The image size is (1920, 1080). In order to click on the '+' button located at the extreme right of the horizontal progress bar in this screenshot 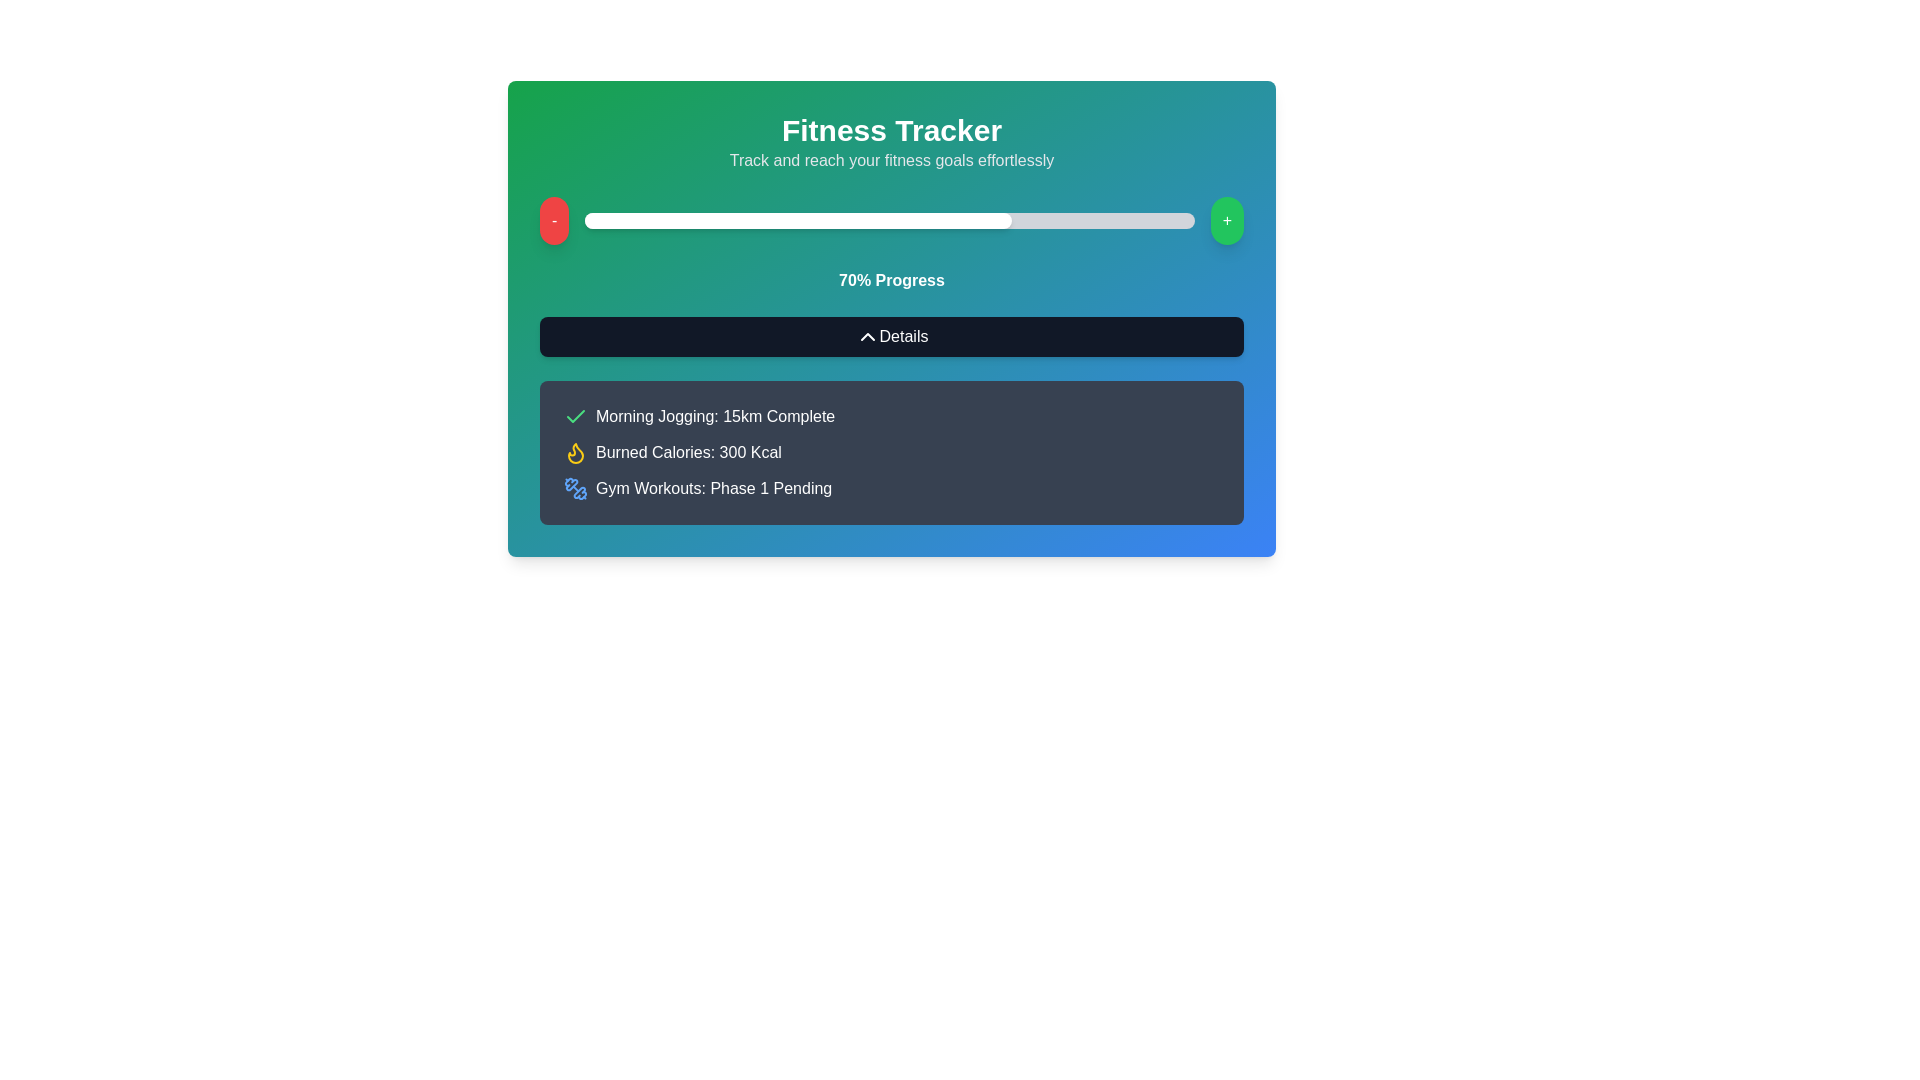, I will do `click(1226, 220)`.